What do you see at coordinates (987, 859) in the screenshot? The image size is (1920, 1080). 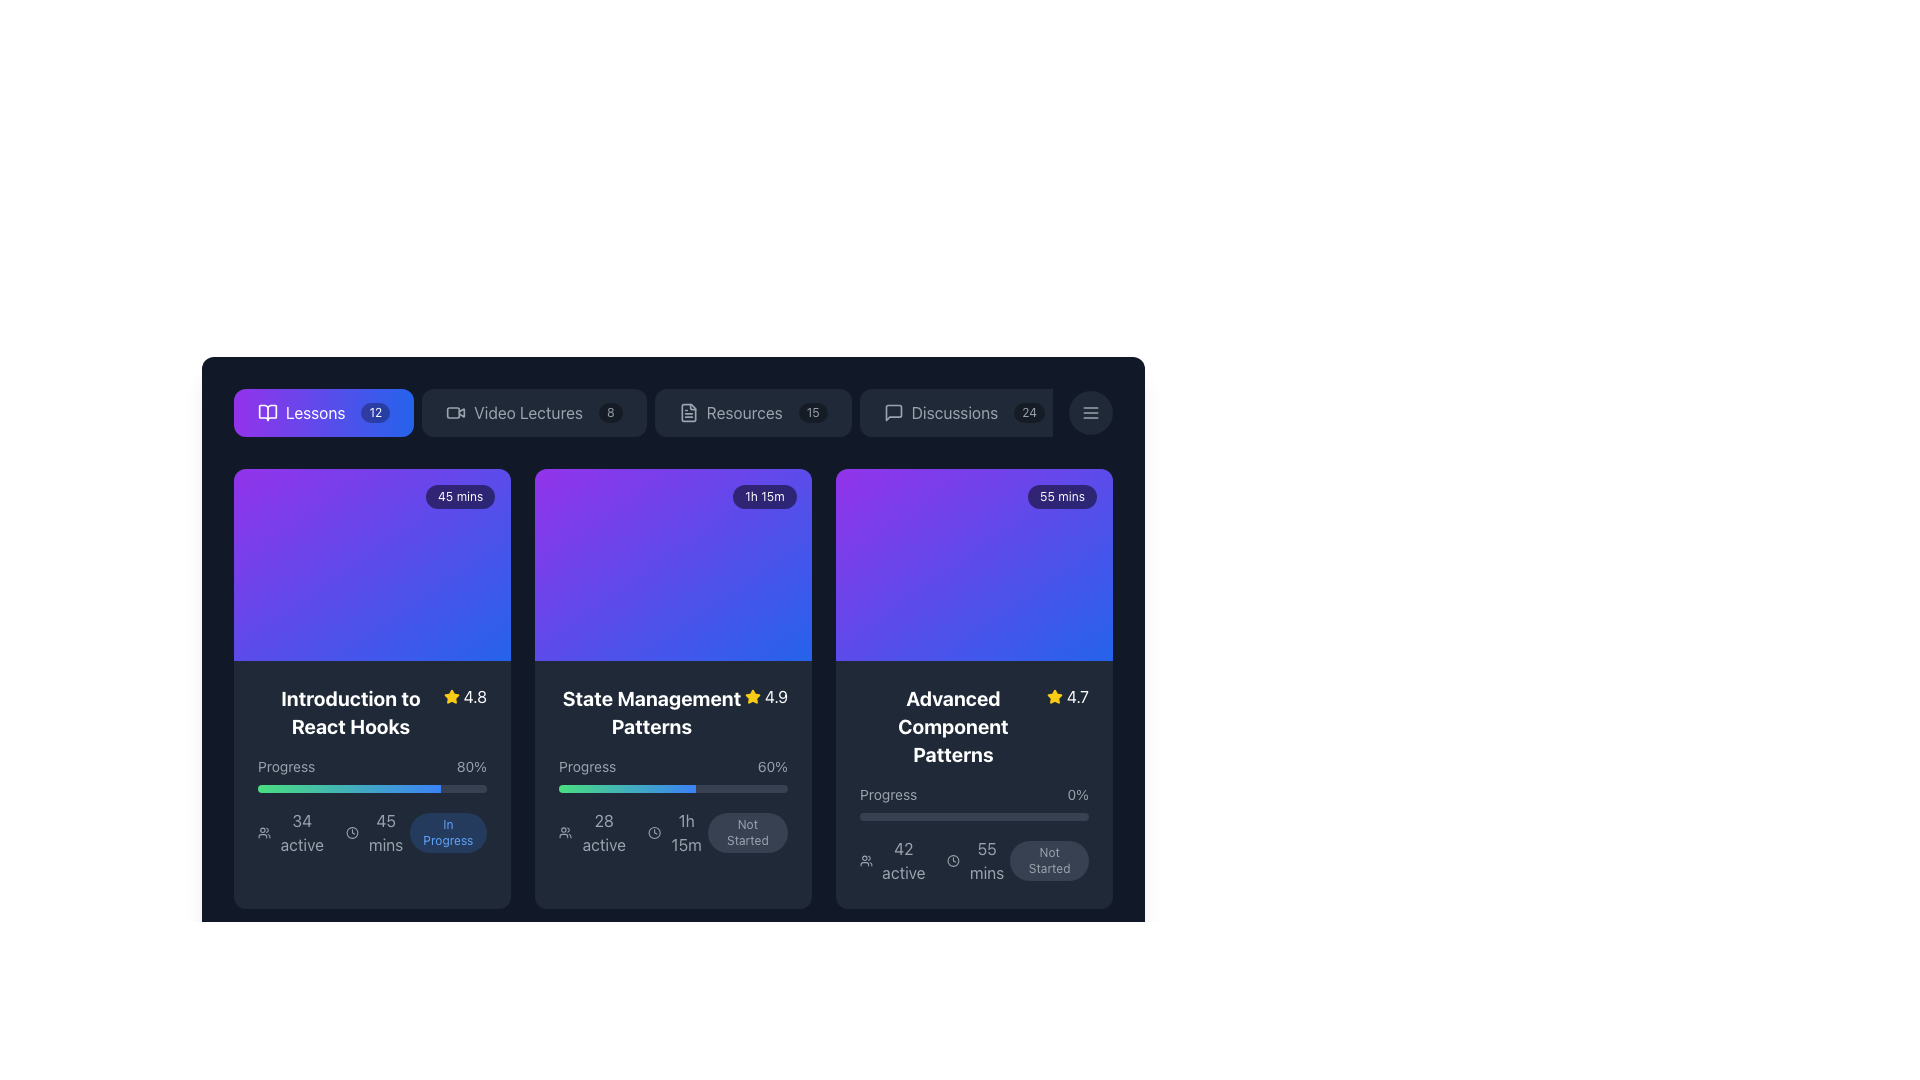 I see `the Text Label displaying '55 mins' in gray color, located in the lower section of the 'Advanced Component Patterns' card, adjacent to '42 active' and 'Not Started'` at bounding box center [987, 859].